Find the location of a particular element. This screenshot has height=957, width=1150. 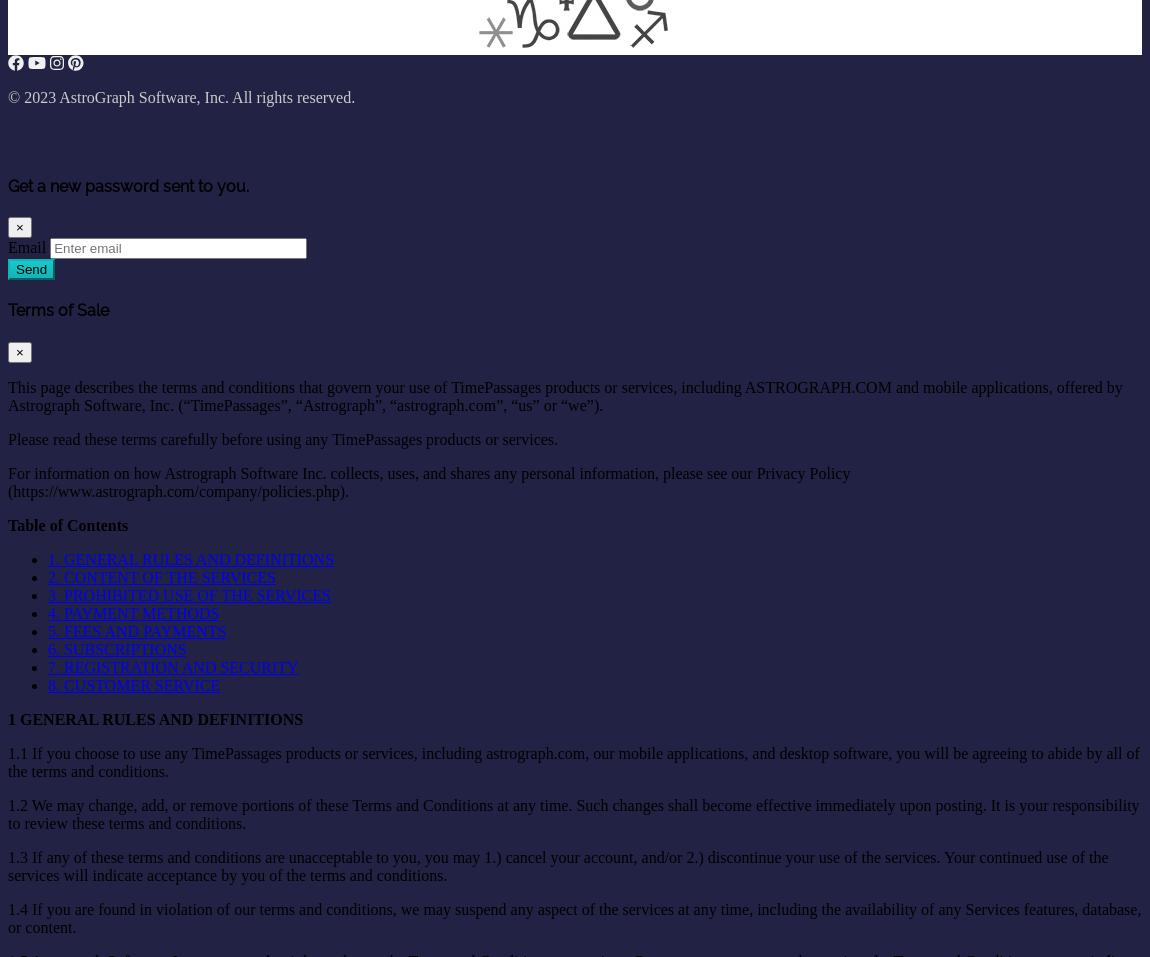

'1.1  If you choose to use any TimePassages products or services, including astrograph.com, our mobile applications, and desktop software, you will be agreeing to abide by all of the terms and conditions.' is located at coordinates (7, 761).